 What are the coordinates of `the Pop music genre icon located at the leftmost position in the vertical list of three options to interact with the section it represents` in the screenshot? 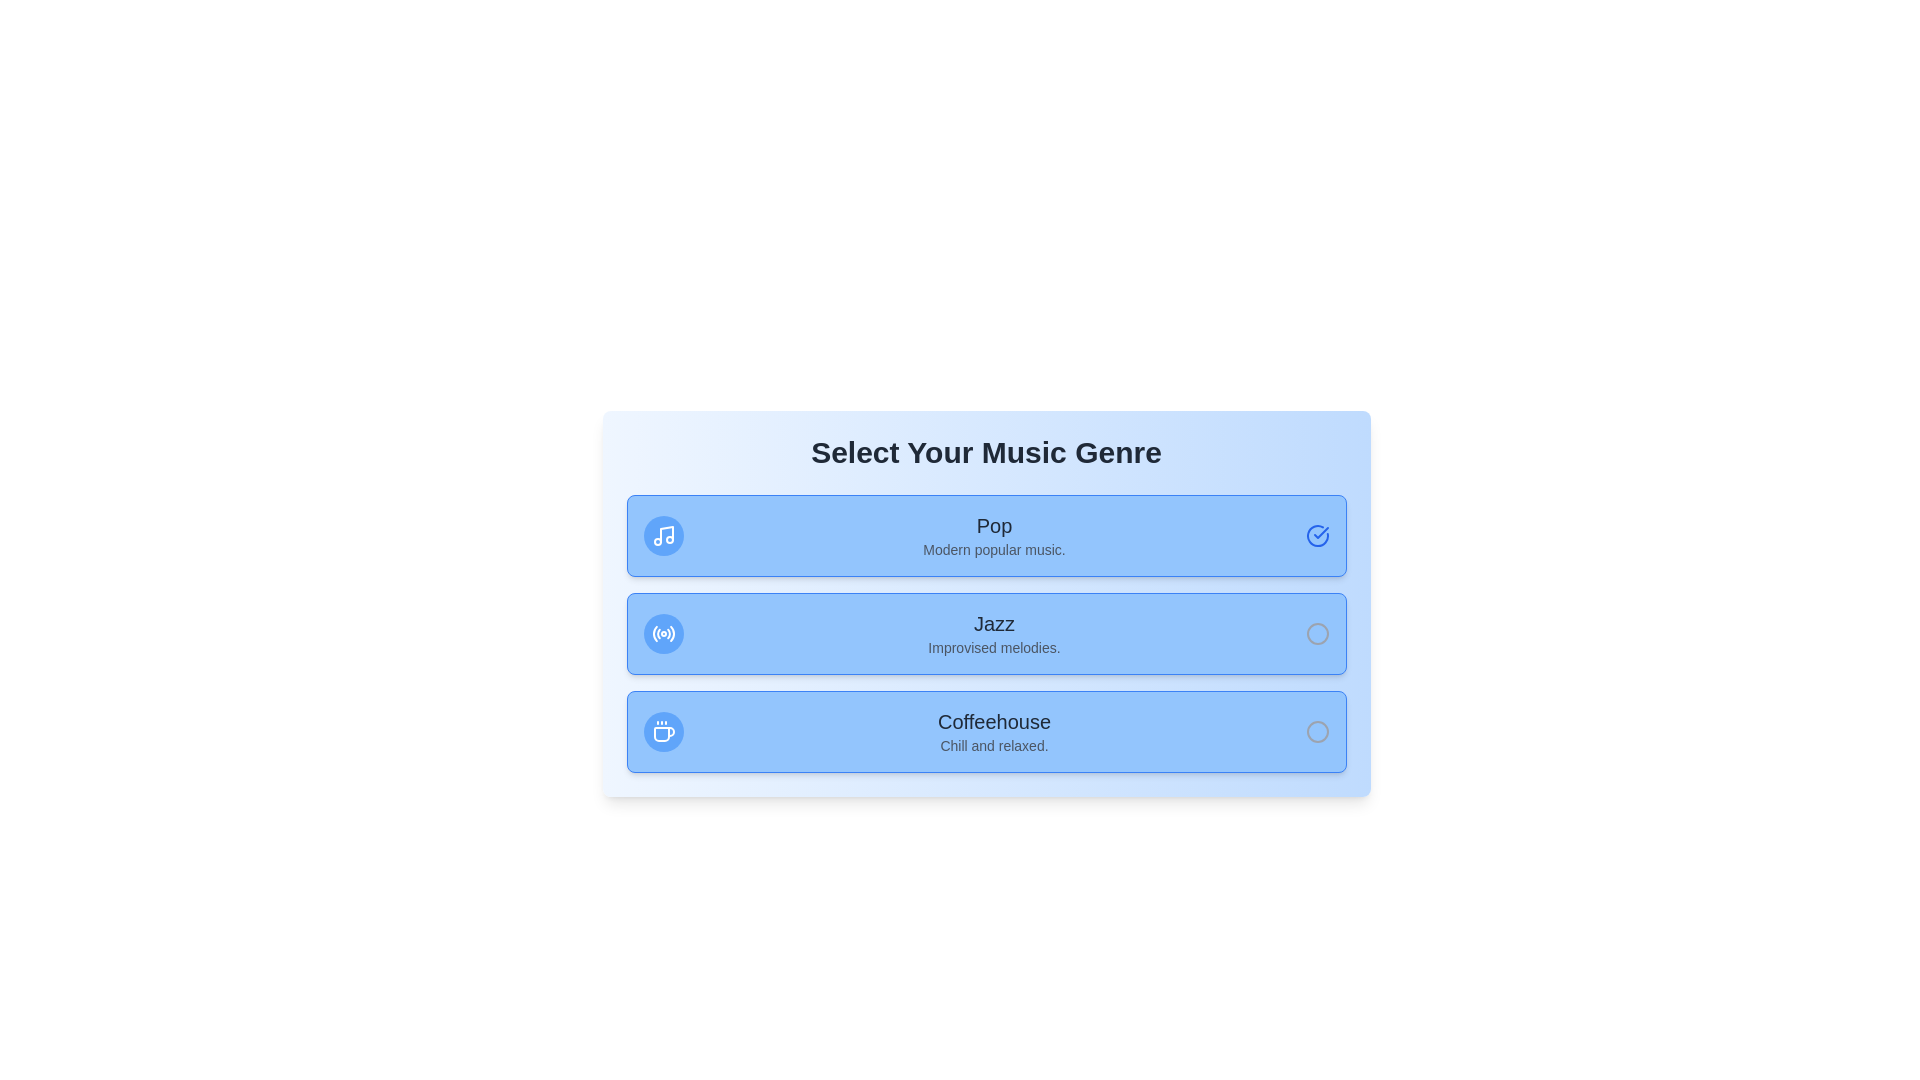 It's located at (663, 535).